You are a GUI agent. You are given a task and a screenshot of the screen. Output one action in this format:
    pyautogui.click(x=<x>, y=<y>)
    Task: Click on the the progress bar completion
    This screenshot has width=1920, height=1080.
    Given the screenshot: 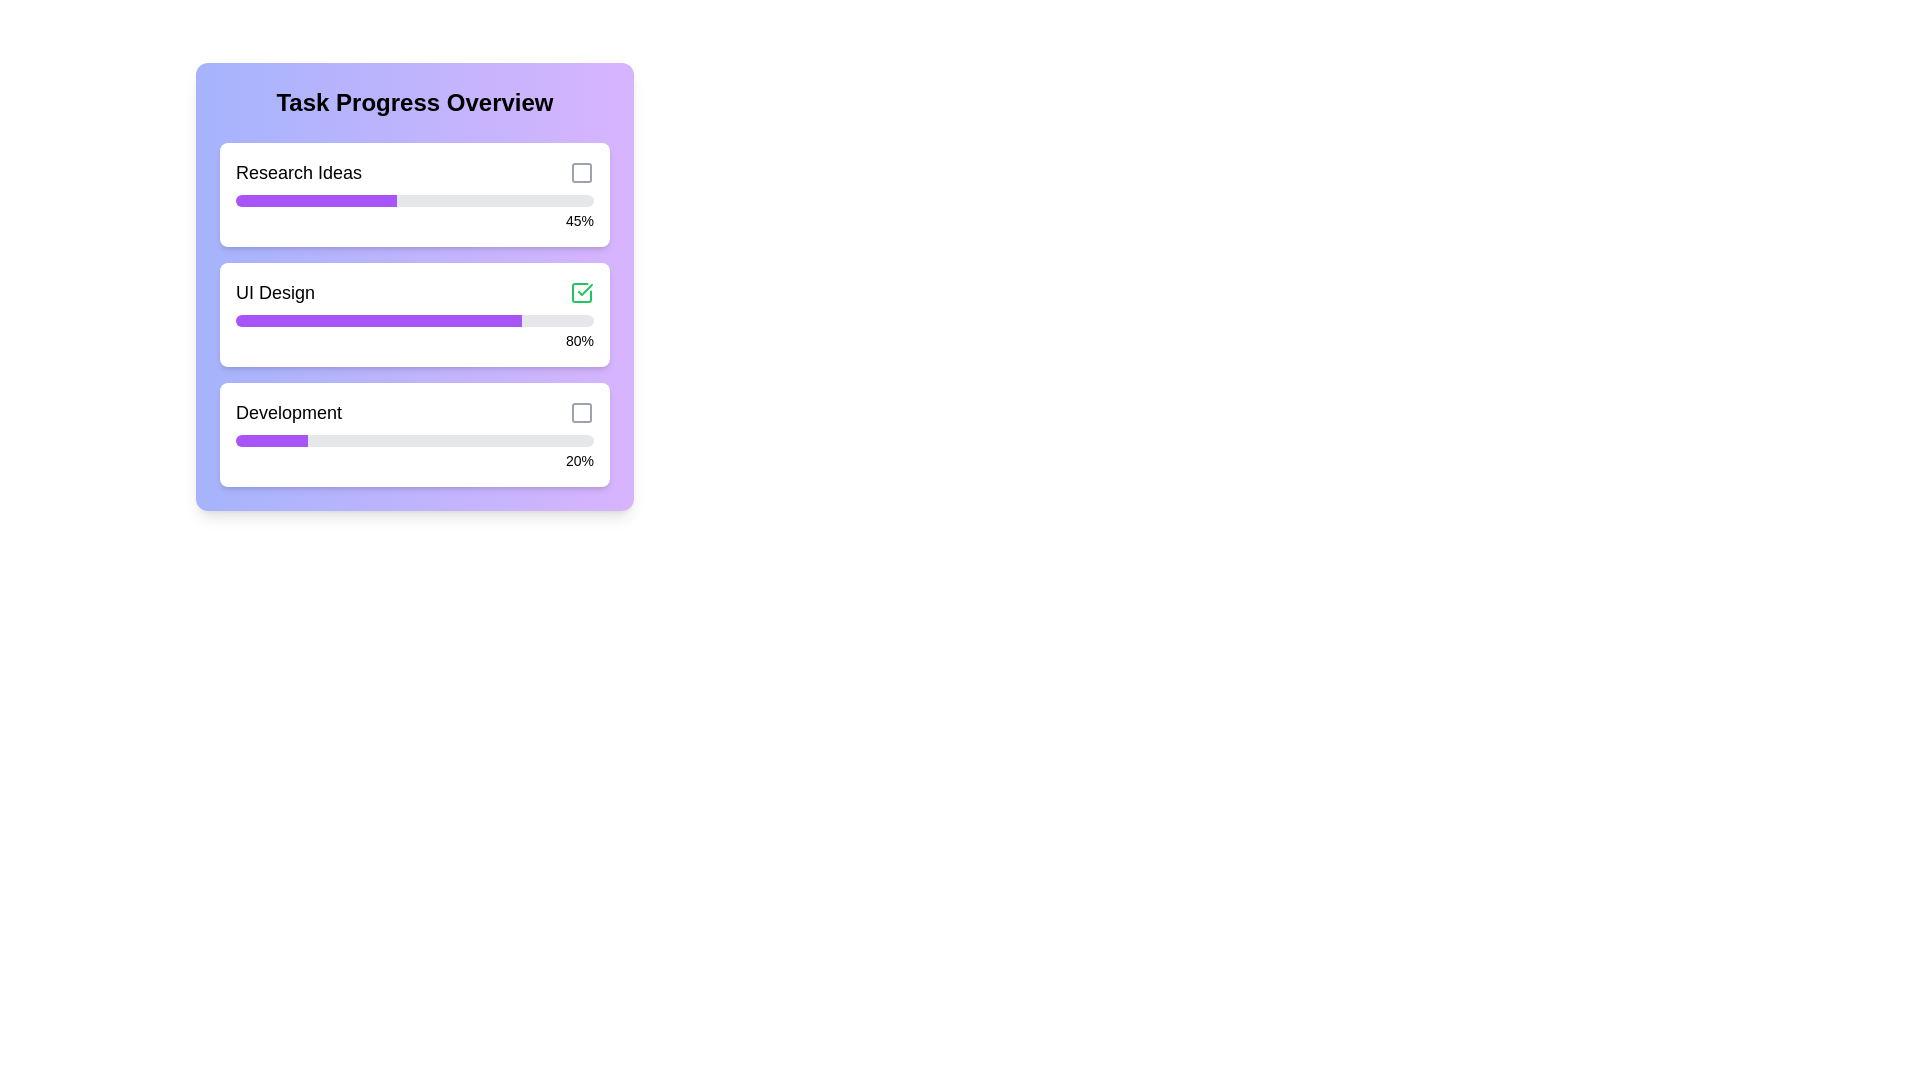 What is the action you would take?
    pyautogui.click(x=513, y=319)
    